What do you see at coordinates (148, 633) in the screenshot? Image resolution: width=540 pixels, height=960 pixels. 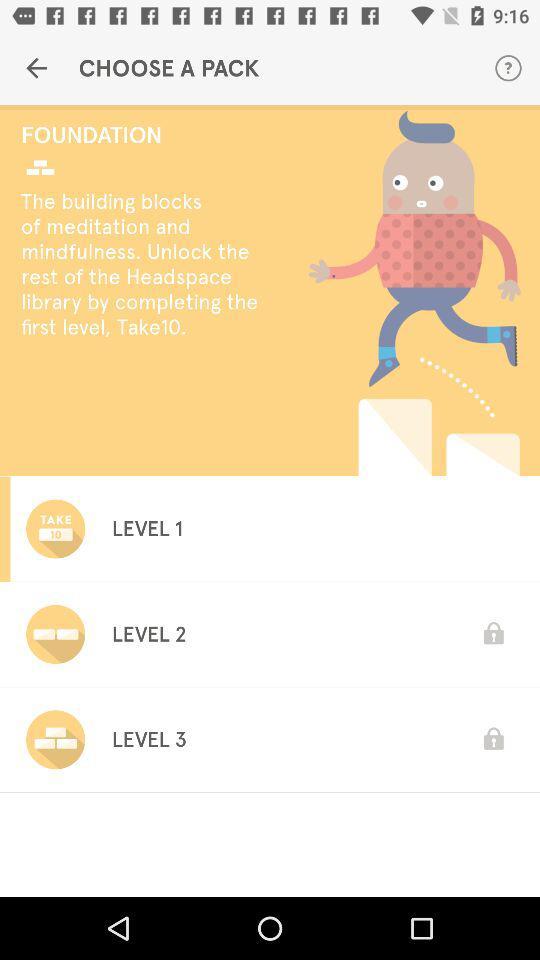 I see `level 2 item` at bounding box center [148, 633].